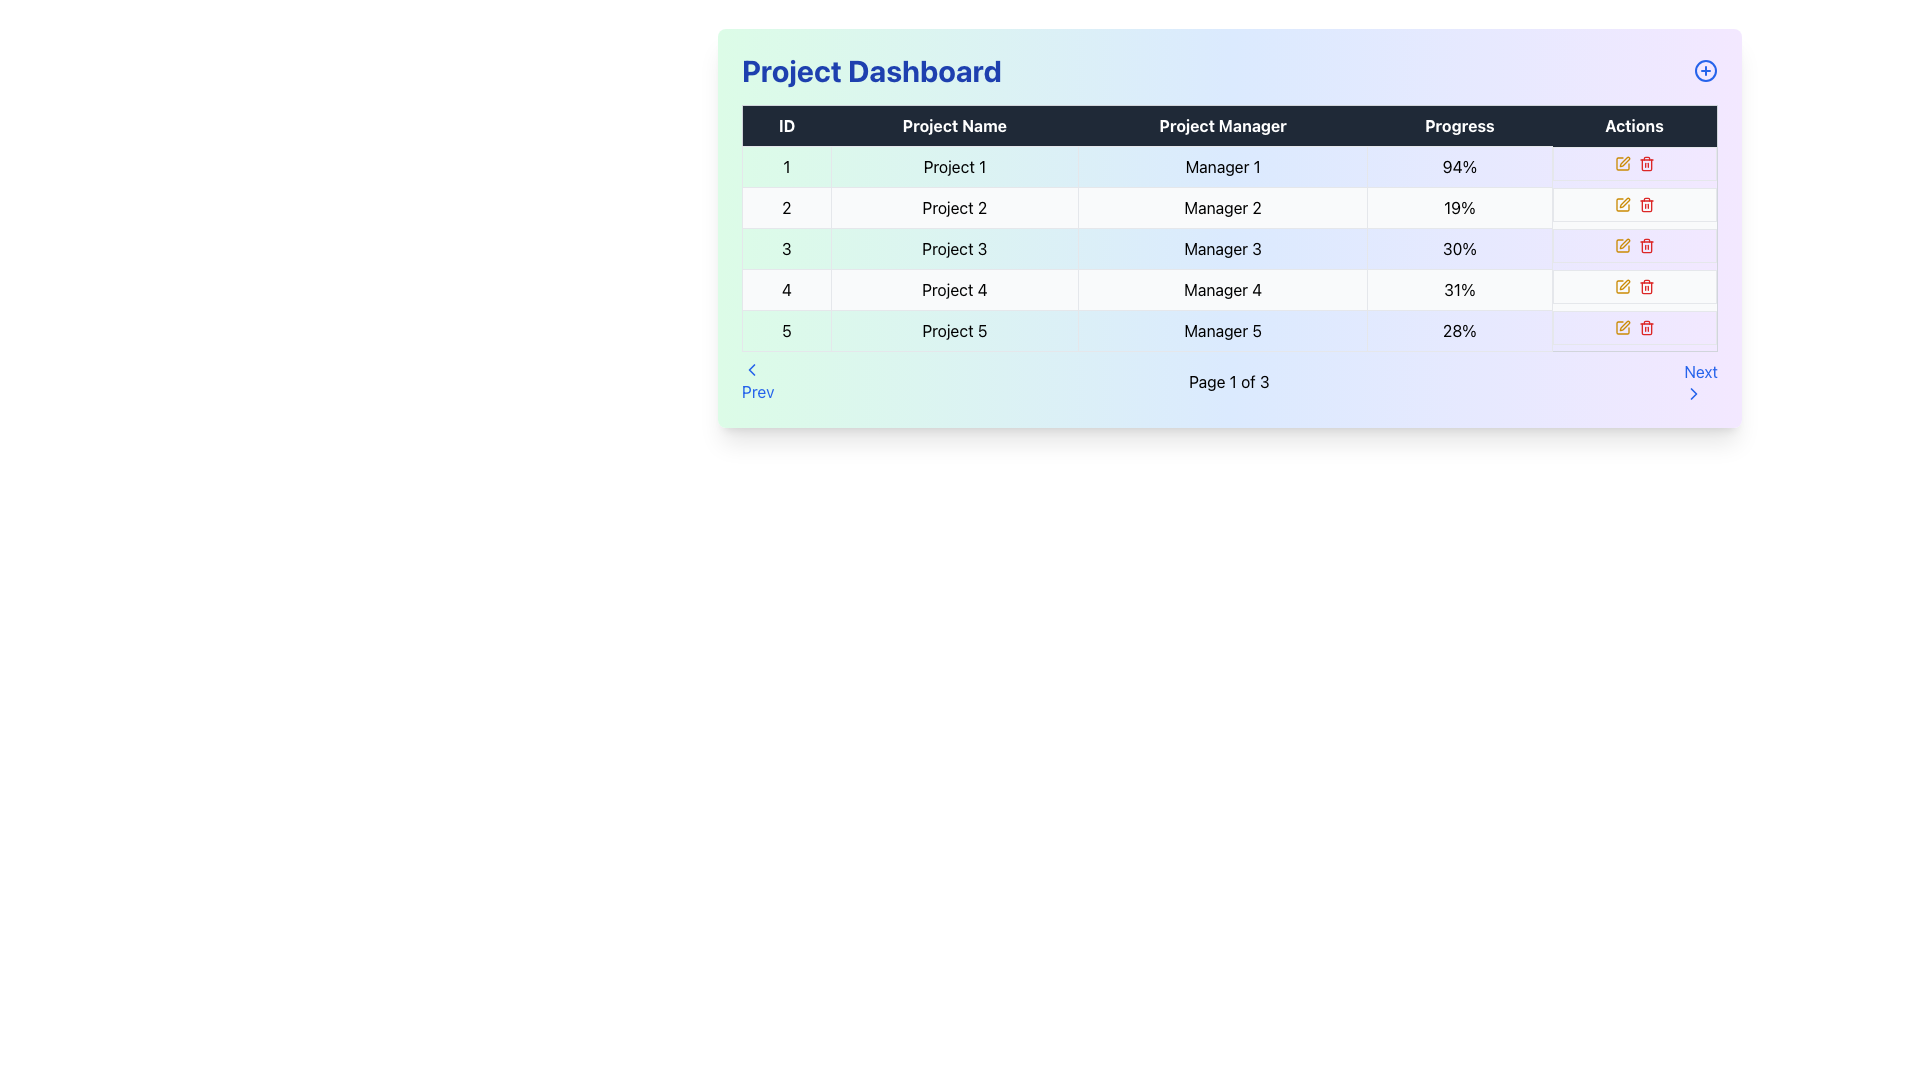  What do you see at coordinates (1634, 162) in the screenshot?
I see `the yellow pencil icon in the 'Actions' column of the first row for 'Project 1' to initiate editing` at bounding box center [1634, 162].